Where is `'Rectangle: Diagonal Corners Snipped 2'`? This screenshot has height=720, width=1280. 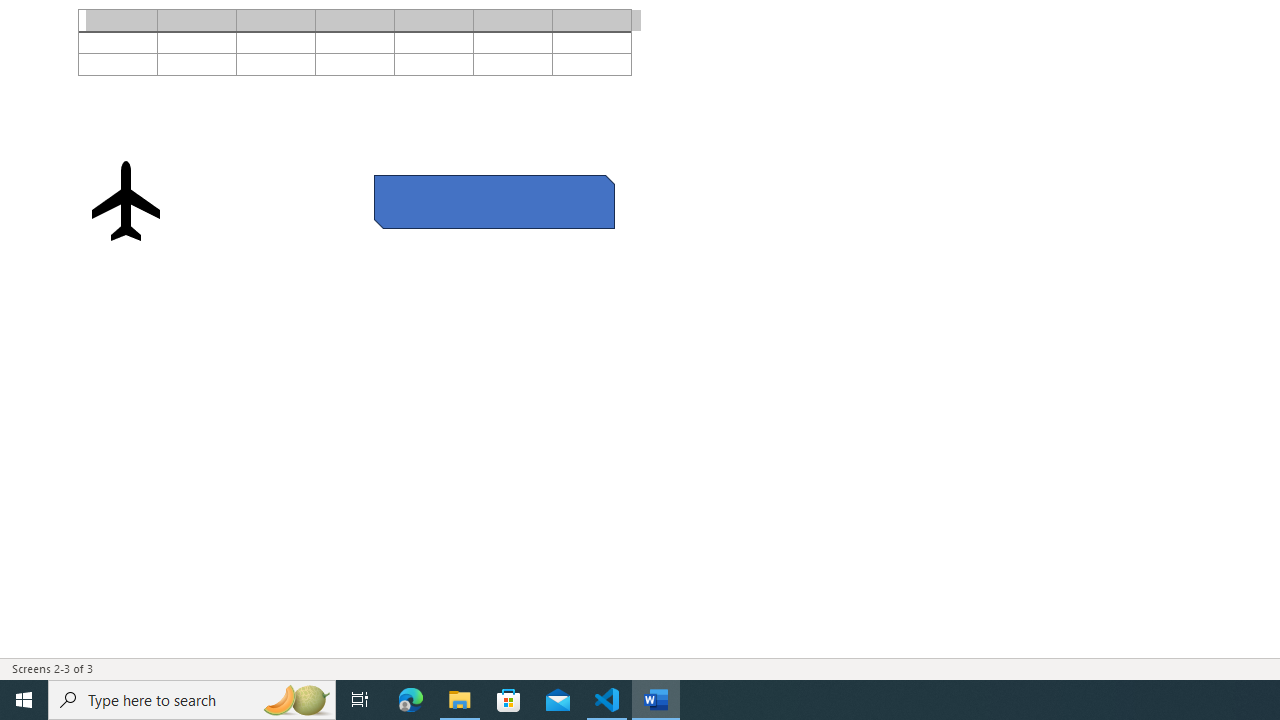 'Rectangle: Diagonal Corners Snipped 2' is located at coordinates (494, 201).